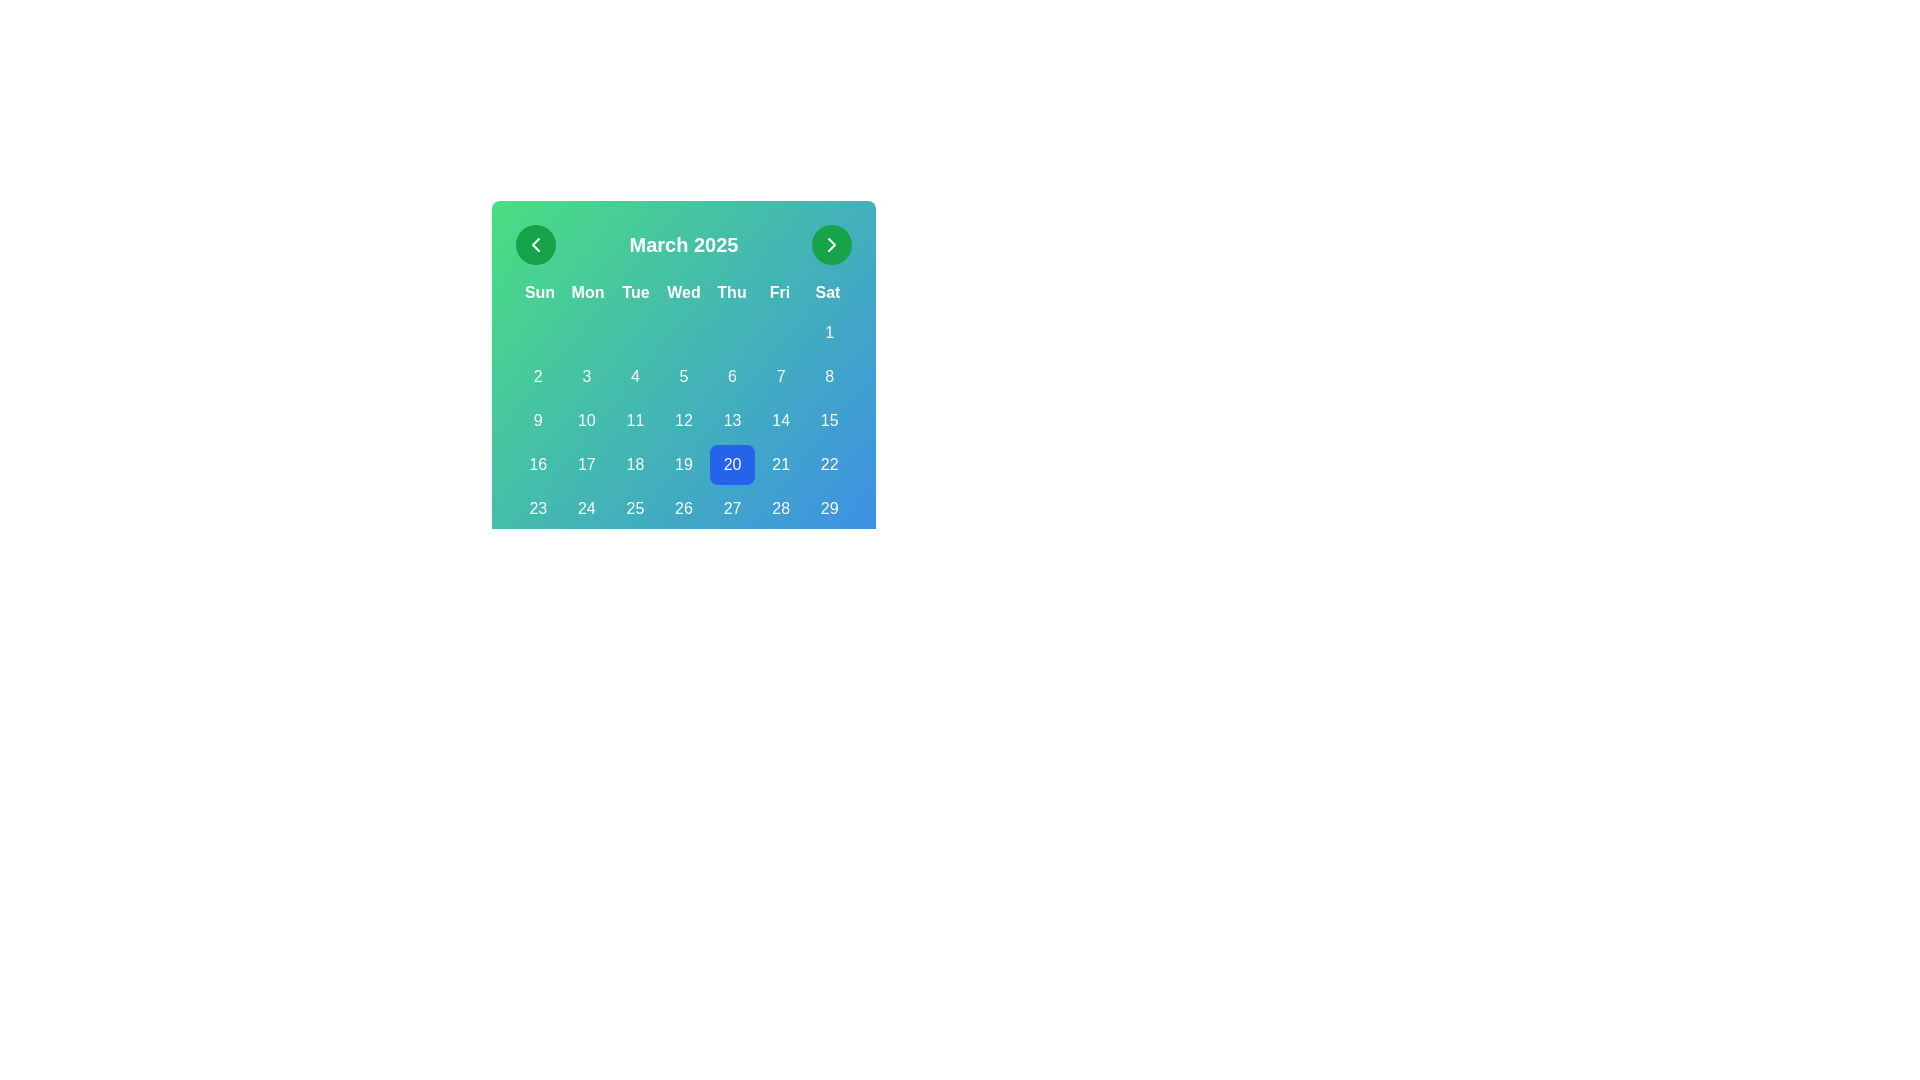 The height and width of the screenshot is (1080, 1920). What do you see at coordinates (539, 293) in the screenshot?
I see `the static text label identifying the first day of the week in the calendar view for additional information` at bounding box center [539, 293].